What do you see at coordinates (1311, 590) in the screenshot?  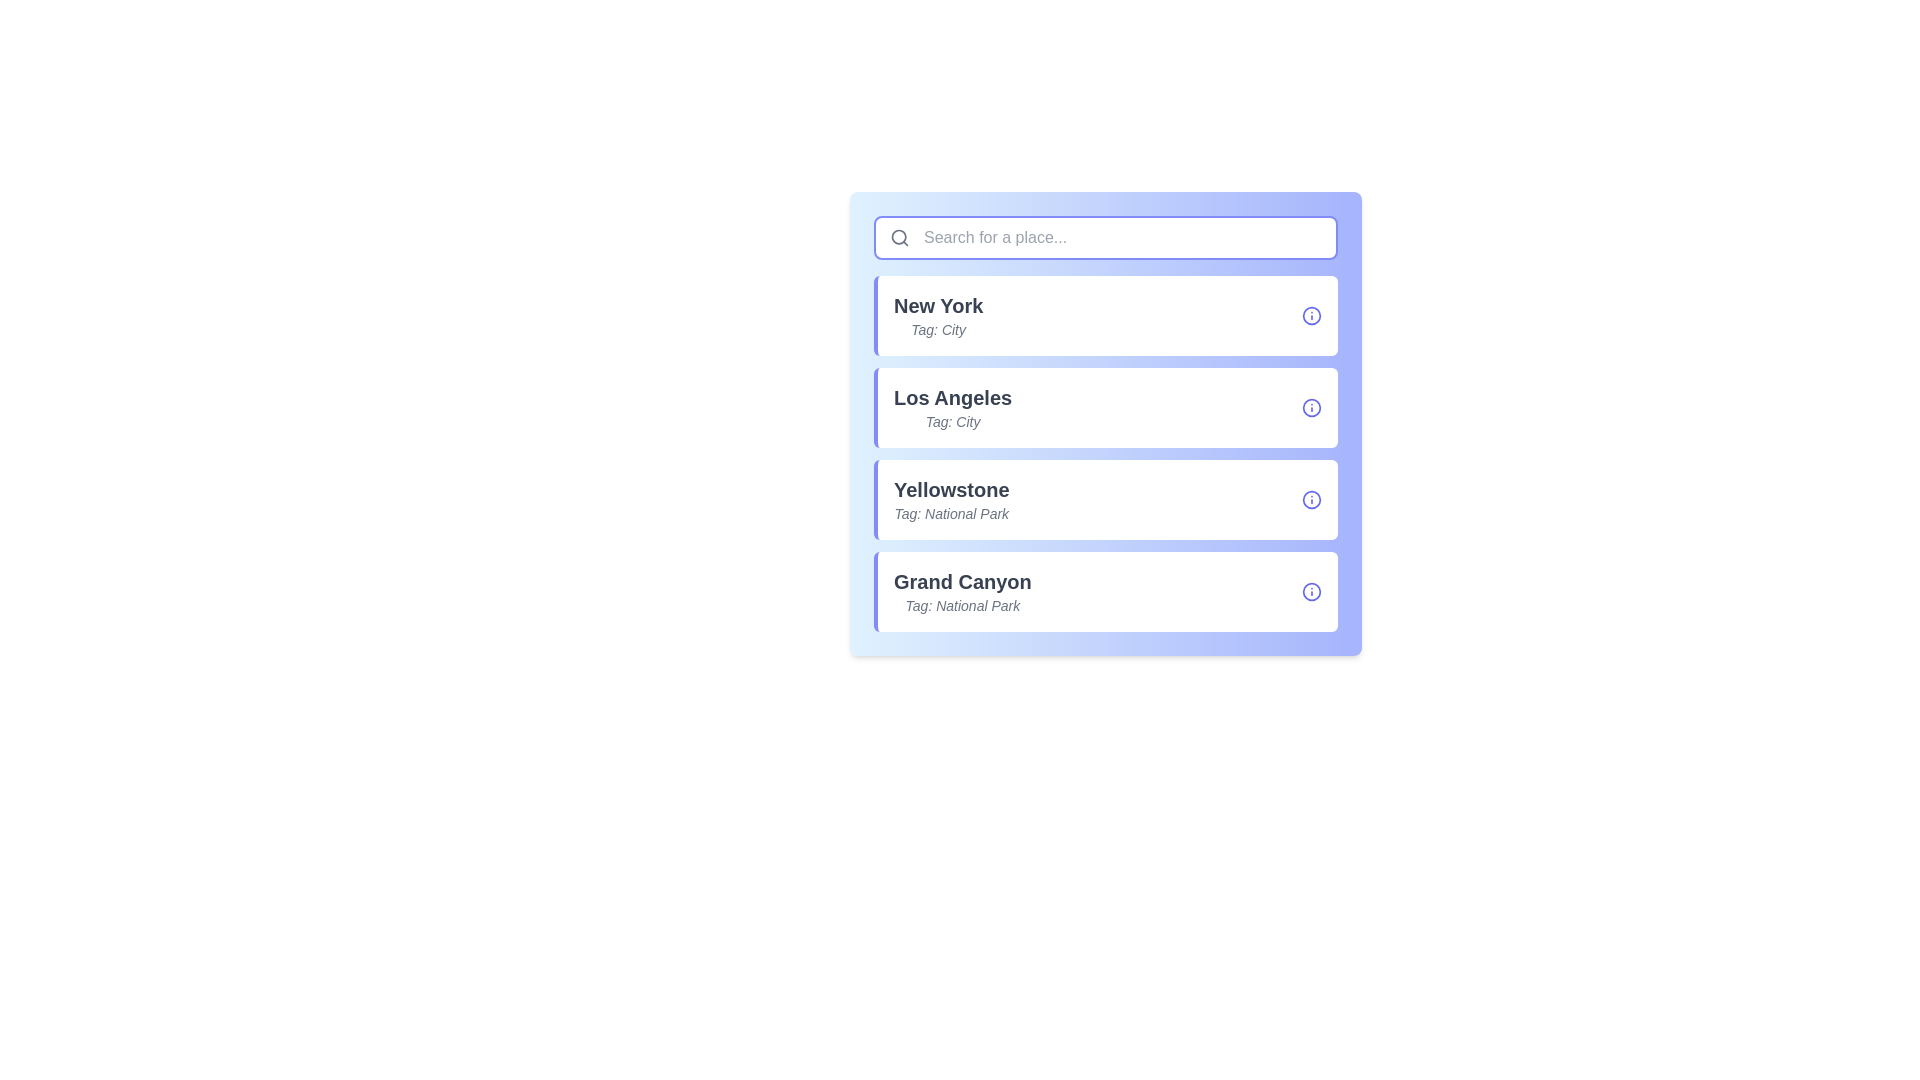 I see `the circular icon with a thin blue border and a white background, located on the right side of the list item labeled 'Grand Canyon'` at bounding box center [1311, 590].